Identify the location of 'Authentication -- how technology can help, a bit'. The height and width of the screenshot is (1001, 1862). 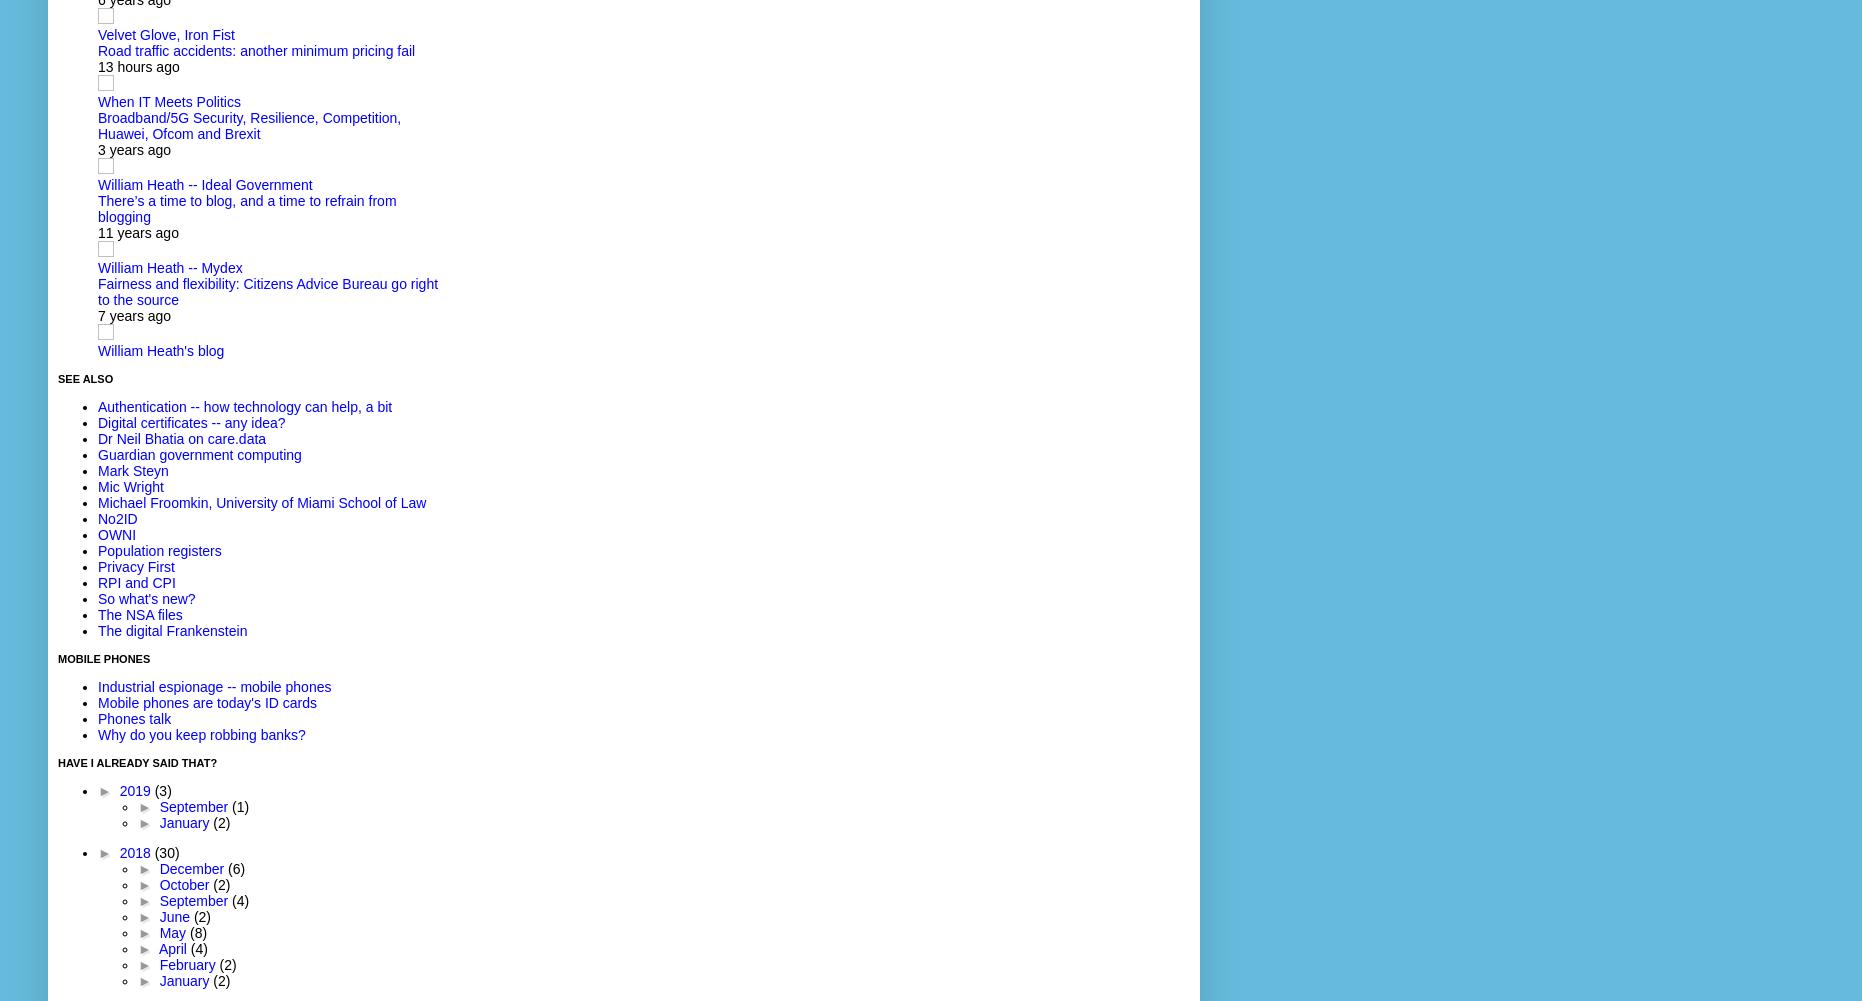
(97, 406).